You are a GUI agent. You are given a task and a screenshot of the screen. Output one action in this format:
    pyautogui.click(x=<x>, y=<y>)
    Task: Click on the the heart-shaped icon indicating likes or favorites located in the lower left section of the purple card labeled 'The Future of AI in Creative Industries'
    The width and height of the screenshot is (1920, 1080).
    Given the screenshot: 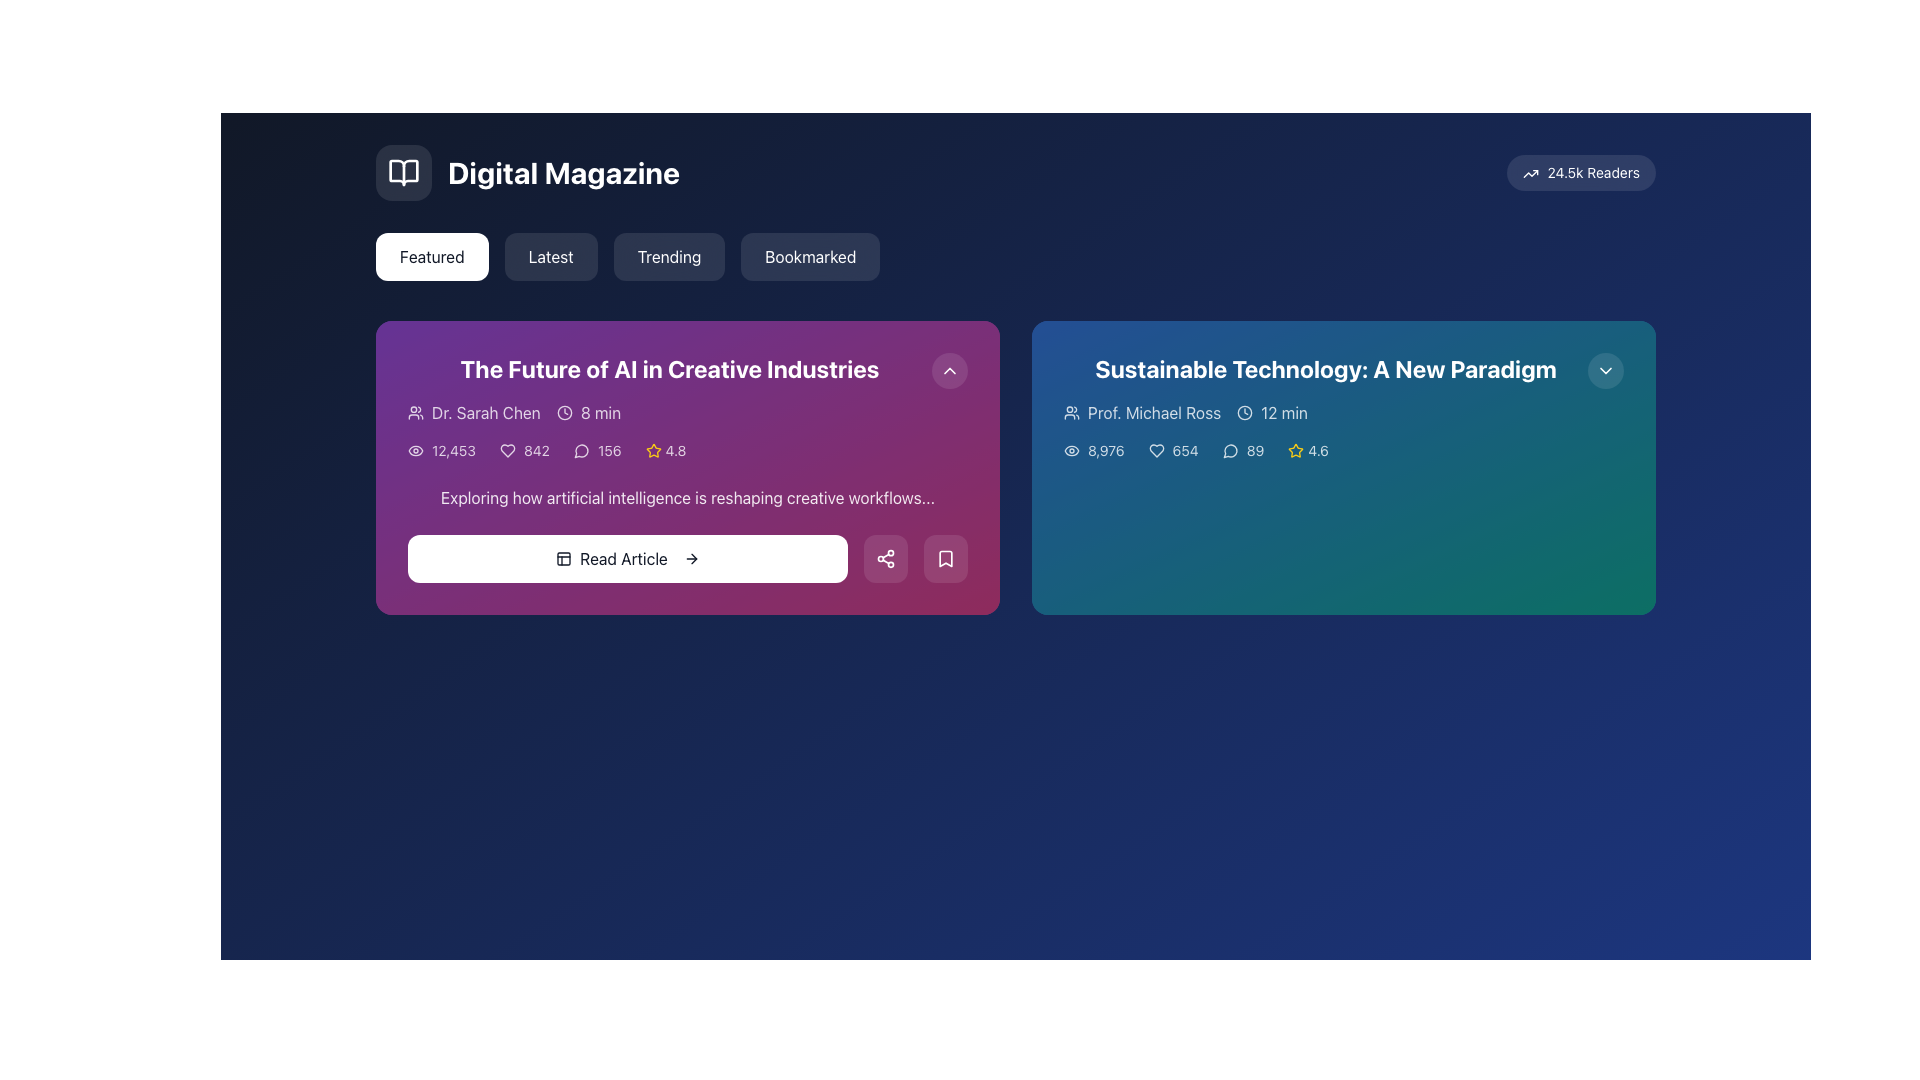 What is the action you would take?
    pyautogui.click(x=508, y=451)
    